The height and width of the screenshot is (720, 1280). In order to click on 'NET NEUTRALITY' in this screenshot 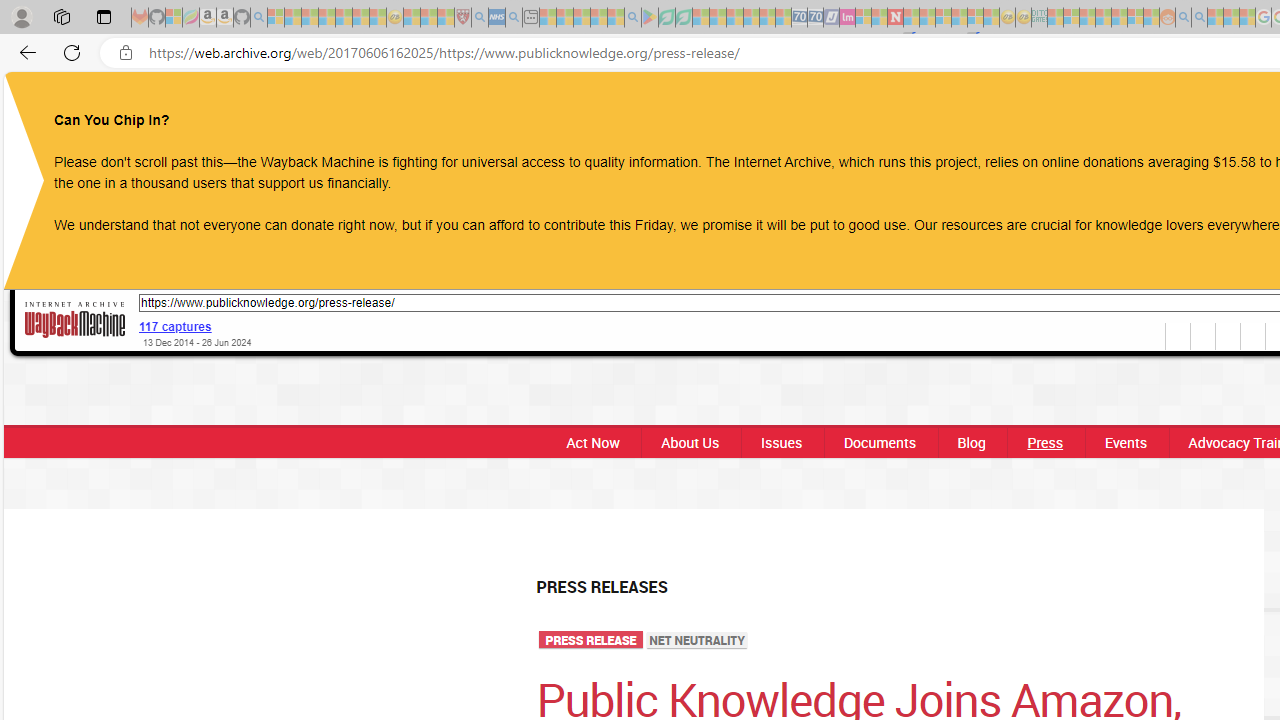, I will do `click(697, 641)`.